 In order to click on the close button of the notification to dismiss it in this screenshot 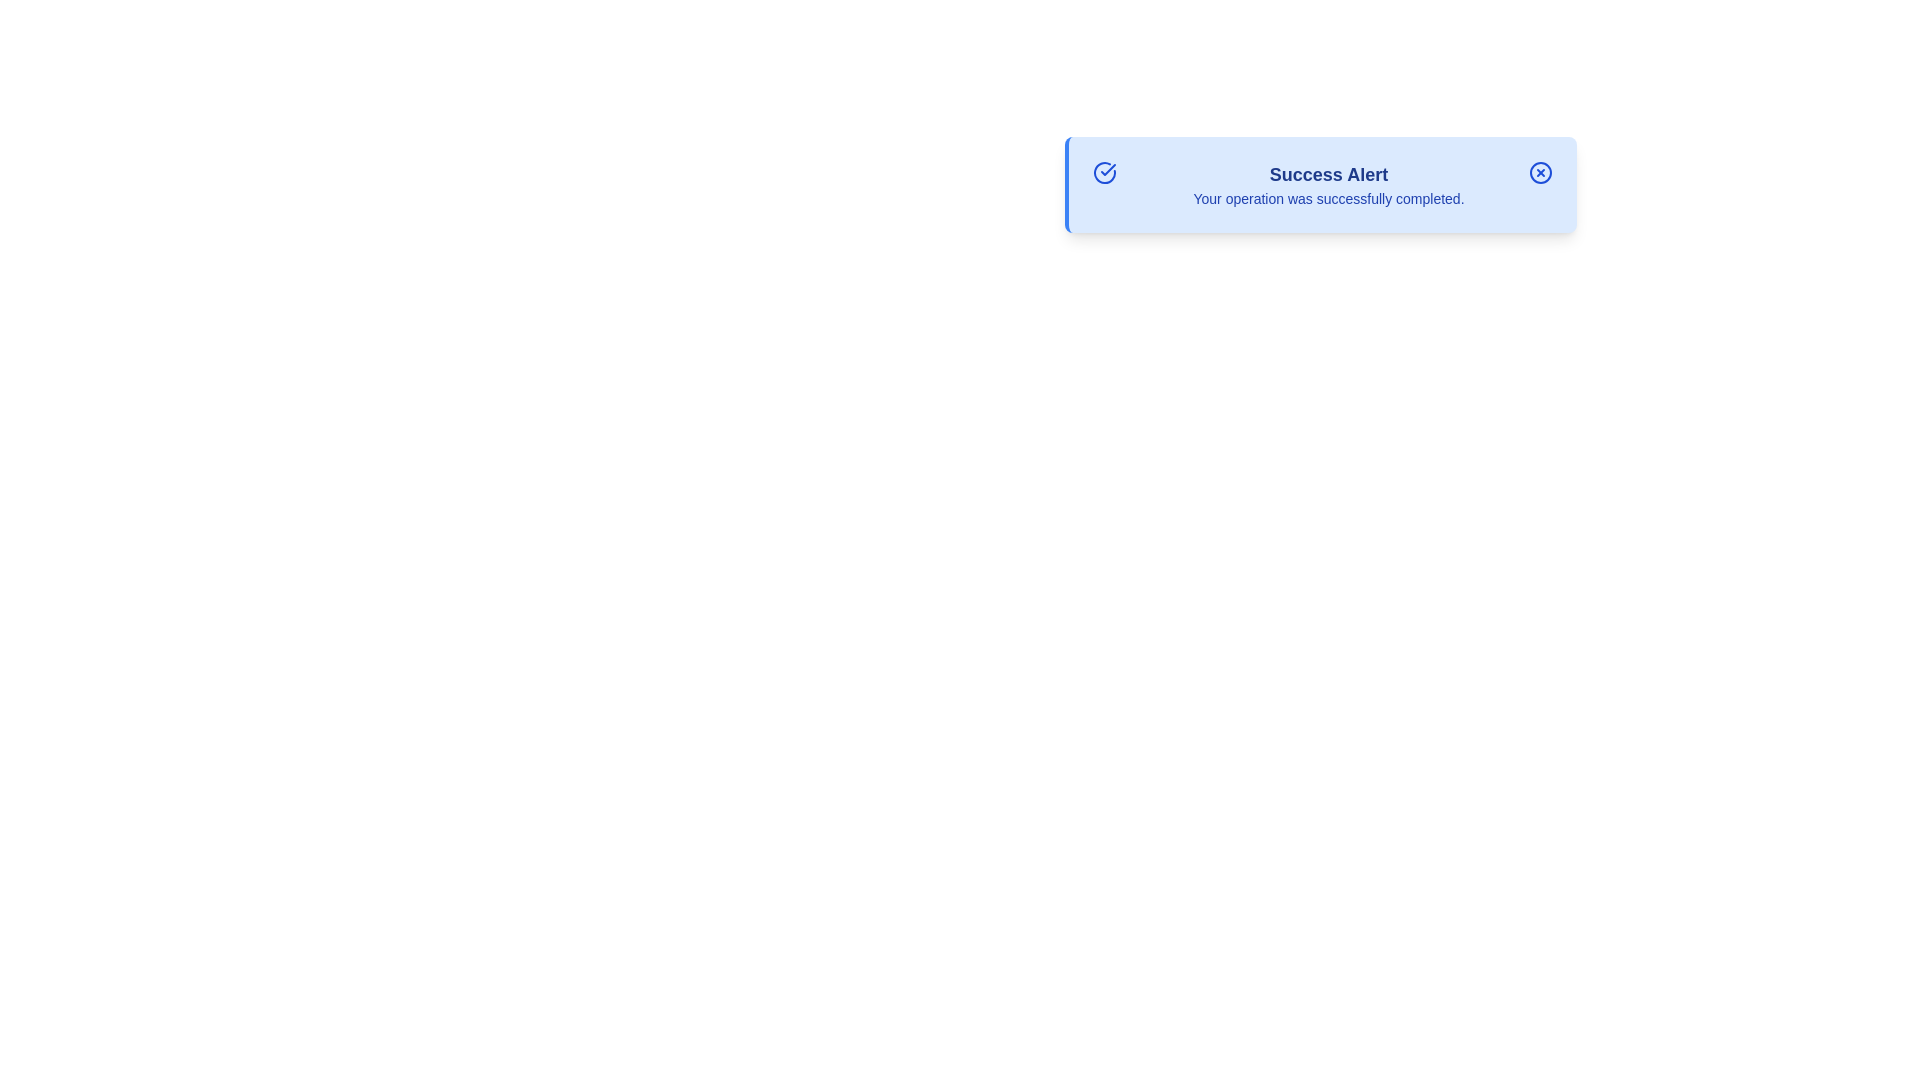, I will do `click(1539, 172)`.